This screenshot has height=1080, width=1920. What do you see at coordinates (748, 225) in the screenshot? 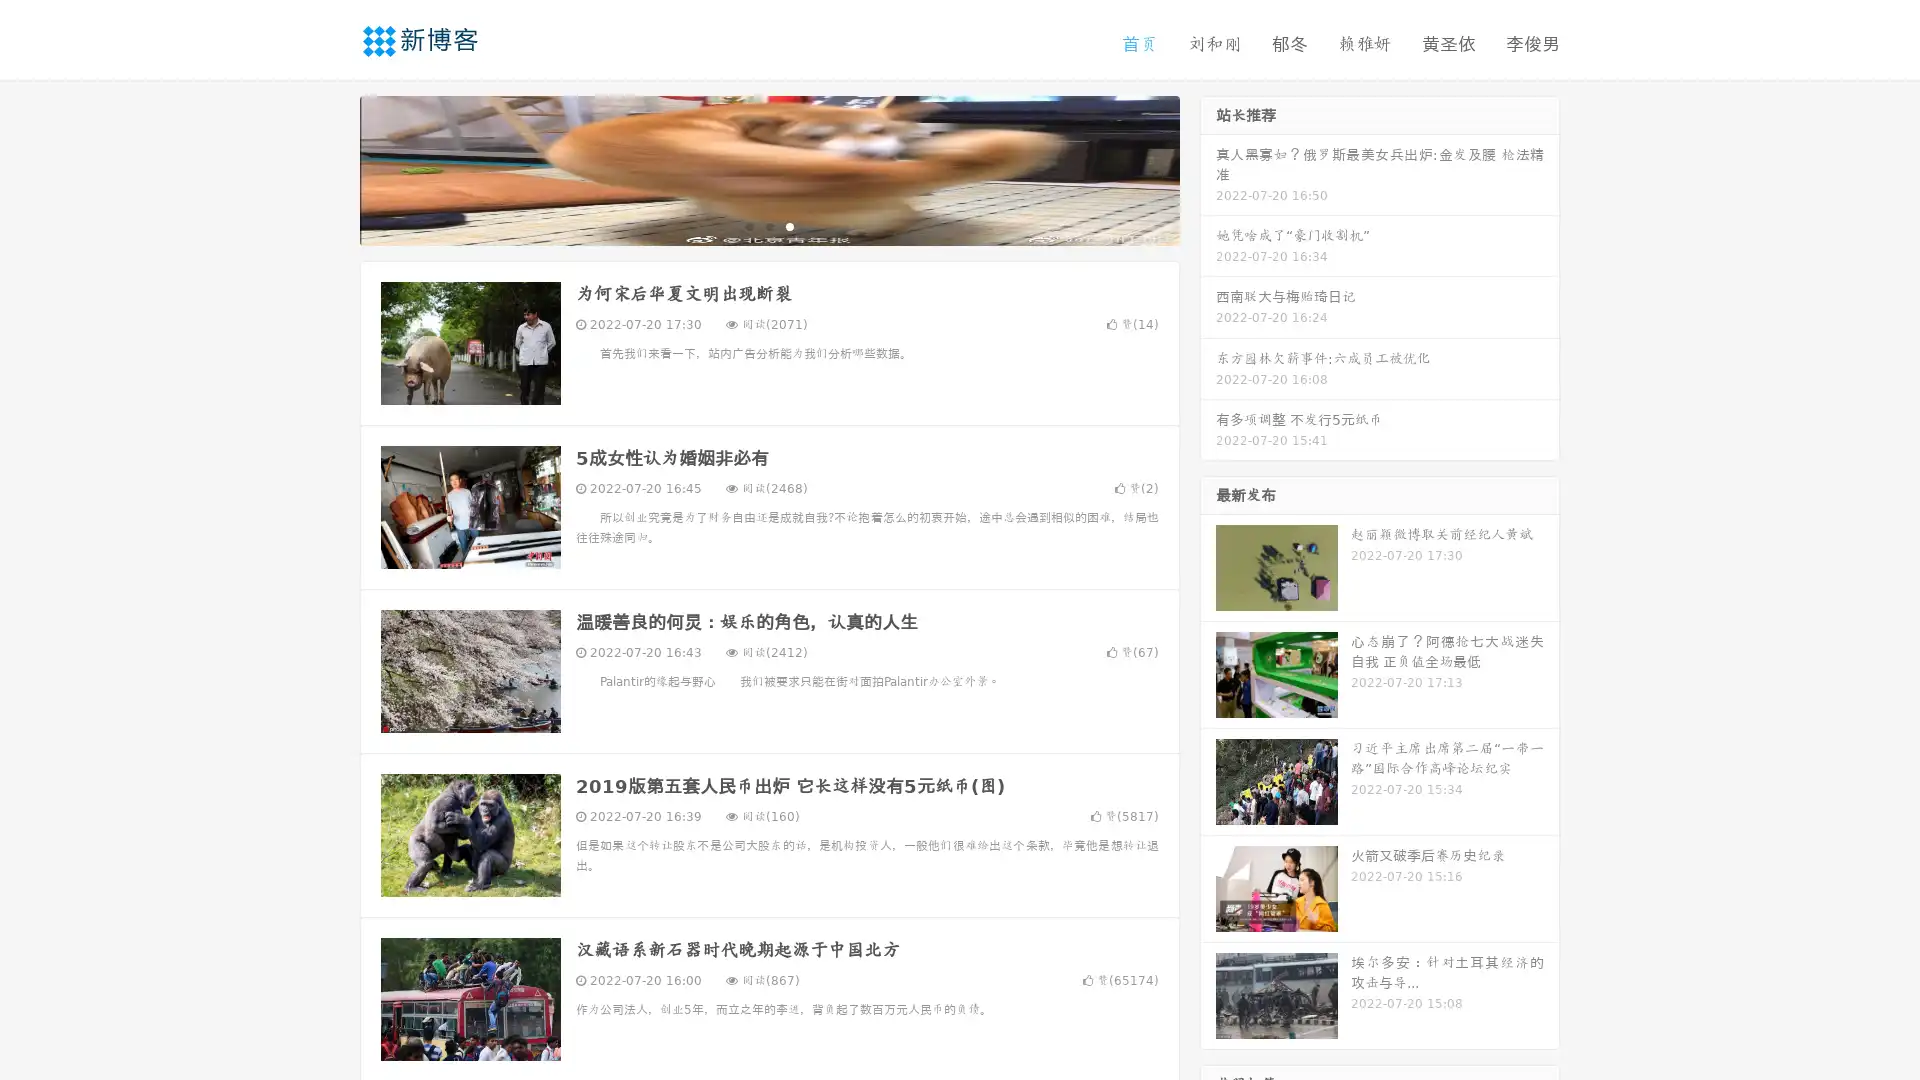
I see `Go to slide 1` at bounding box center [748, 225].